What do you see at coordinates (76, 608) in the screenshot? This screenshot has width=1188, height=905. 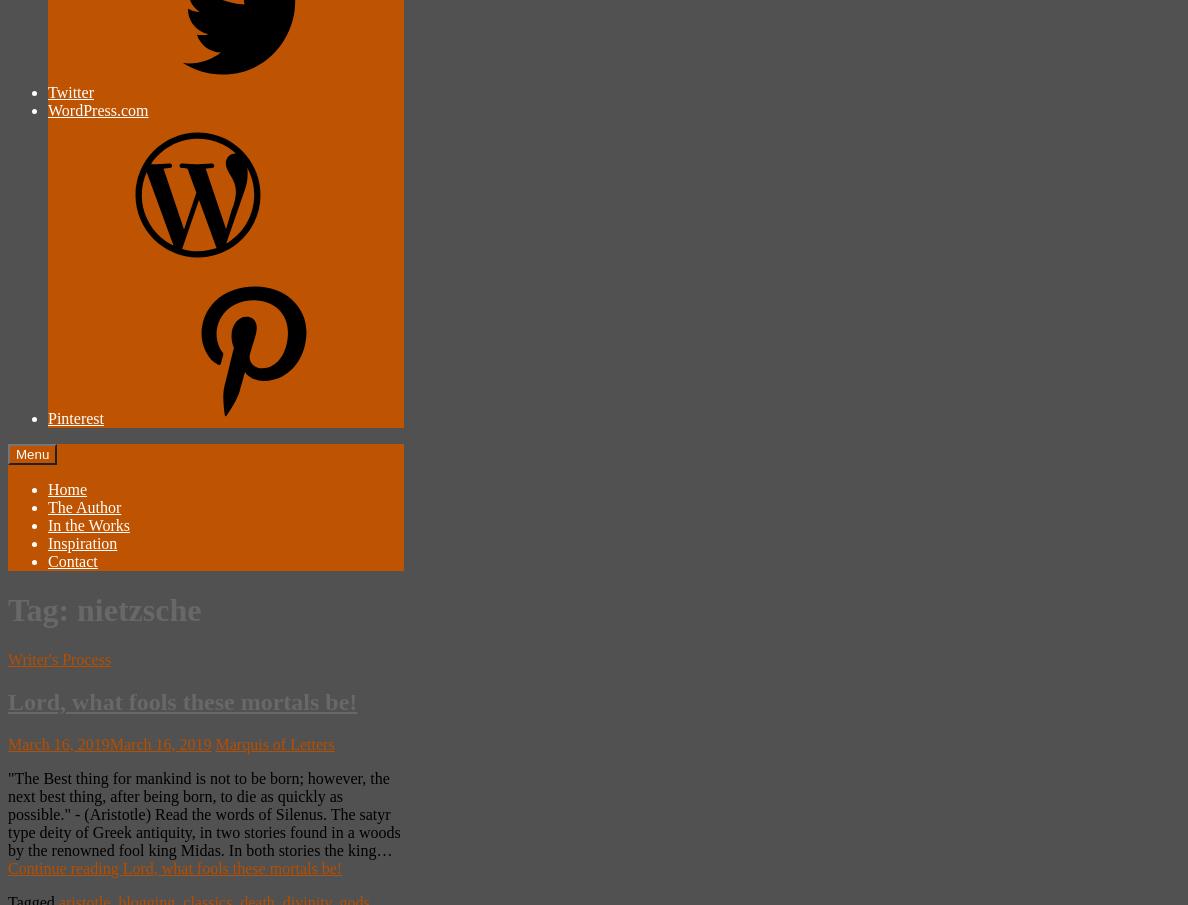 I see `'nietzsche'` at bounding box center [76, 608].